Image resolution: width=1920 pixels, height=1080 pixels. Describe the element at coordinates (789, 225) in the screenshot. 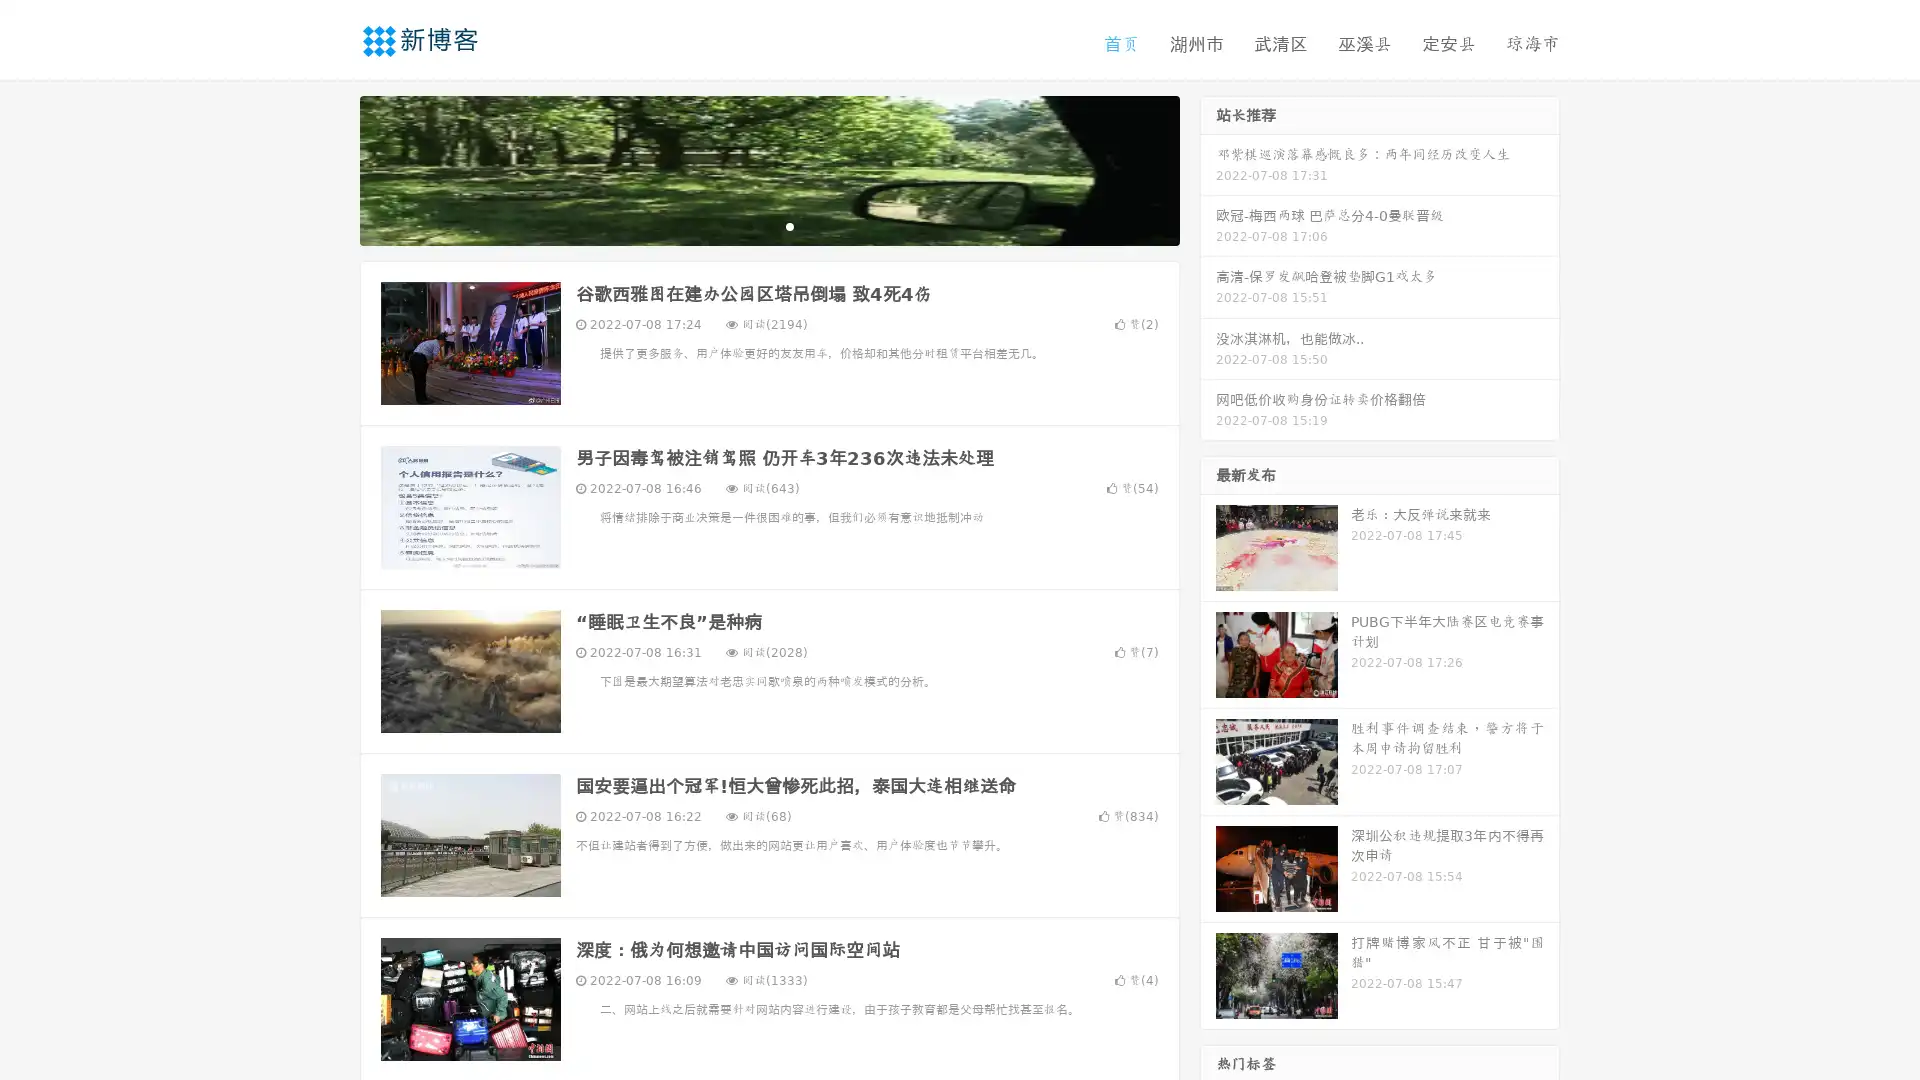

I see `Go to slide 3` at that location.